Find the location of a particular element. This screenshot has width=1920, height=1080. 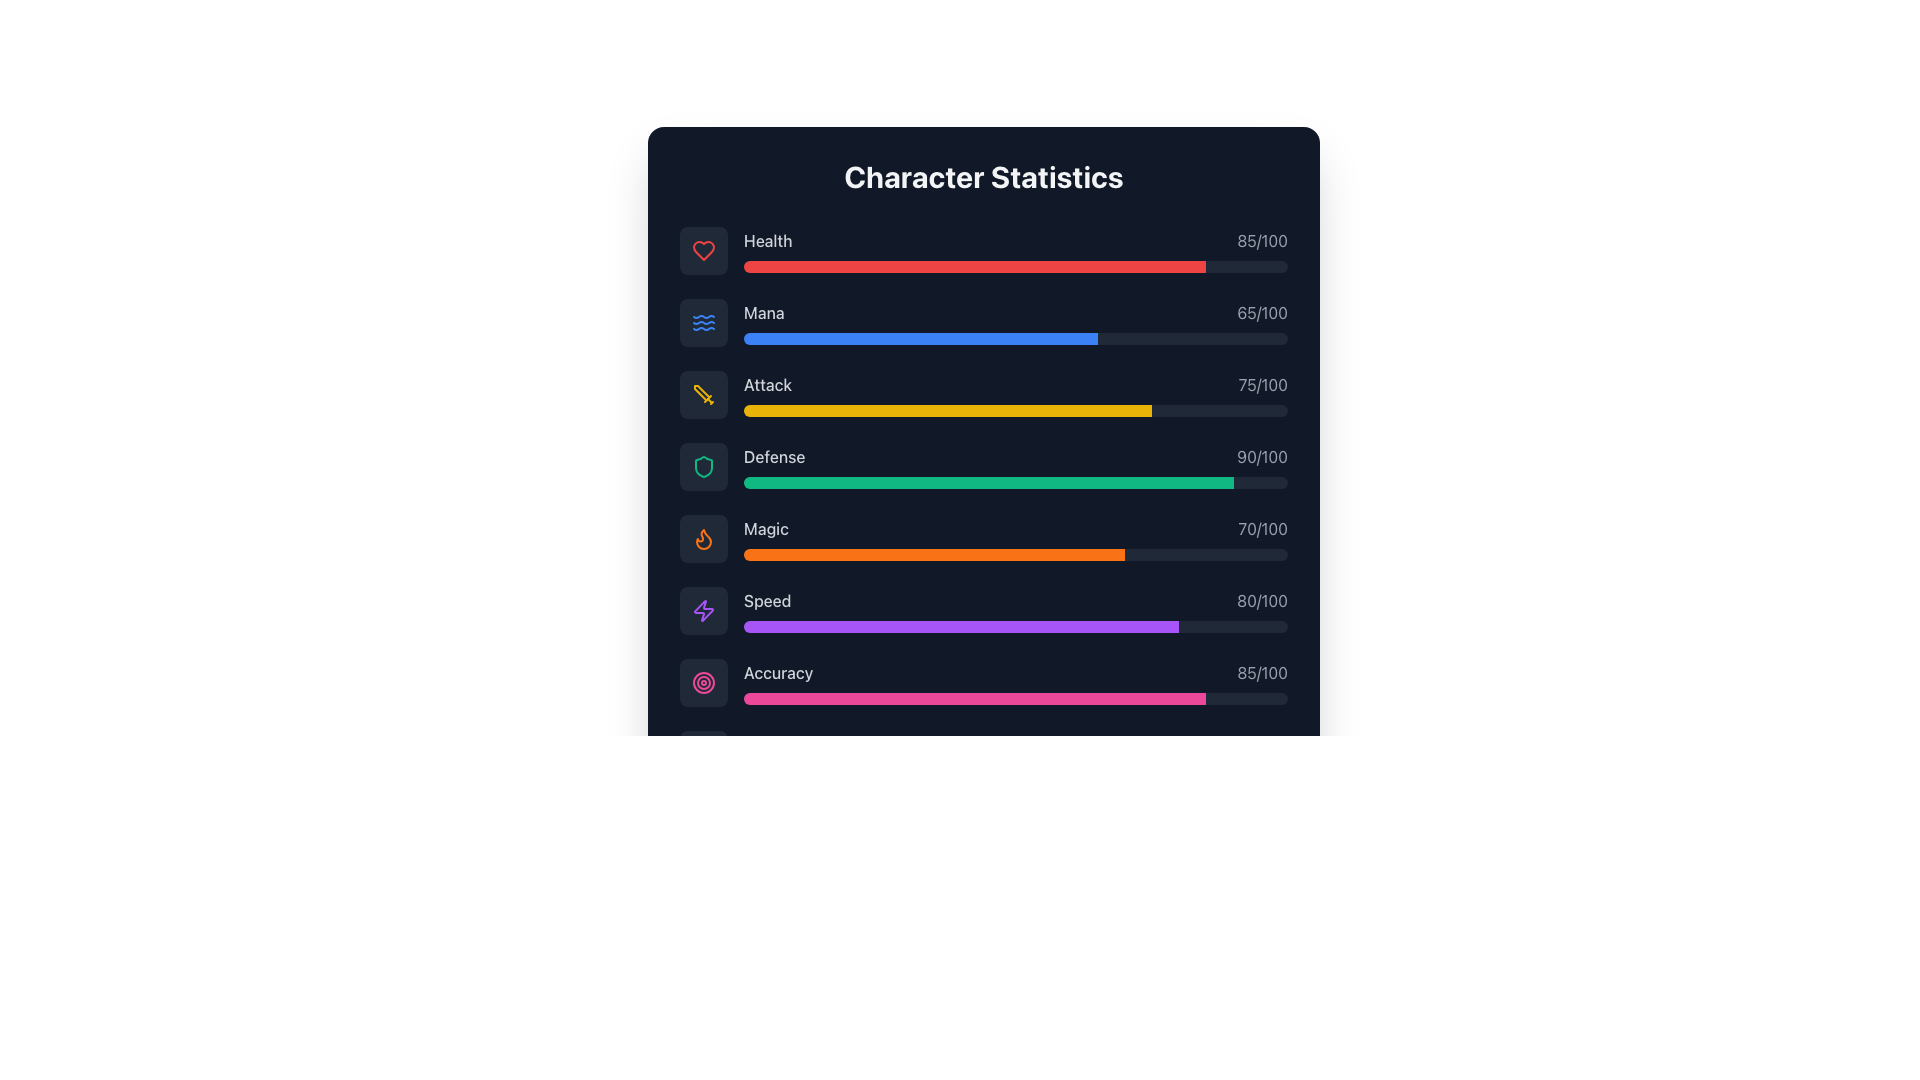

the 'Defense' icon in the character statistics panel, which is the fourth icon in a vertical list on the left side, beside the 'Defense' label and its green progress bar is located at coordinates (704, 466).